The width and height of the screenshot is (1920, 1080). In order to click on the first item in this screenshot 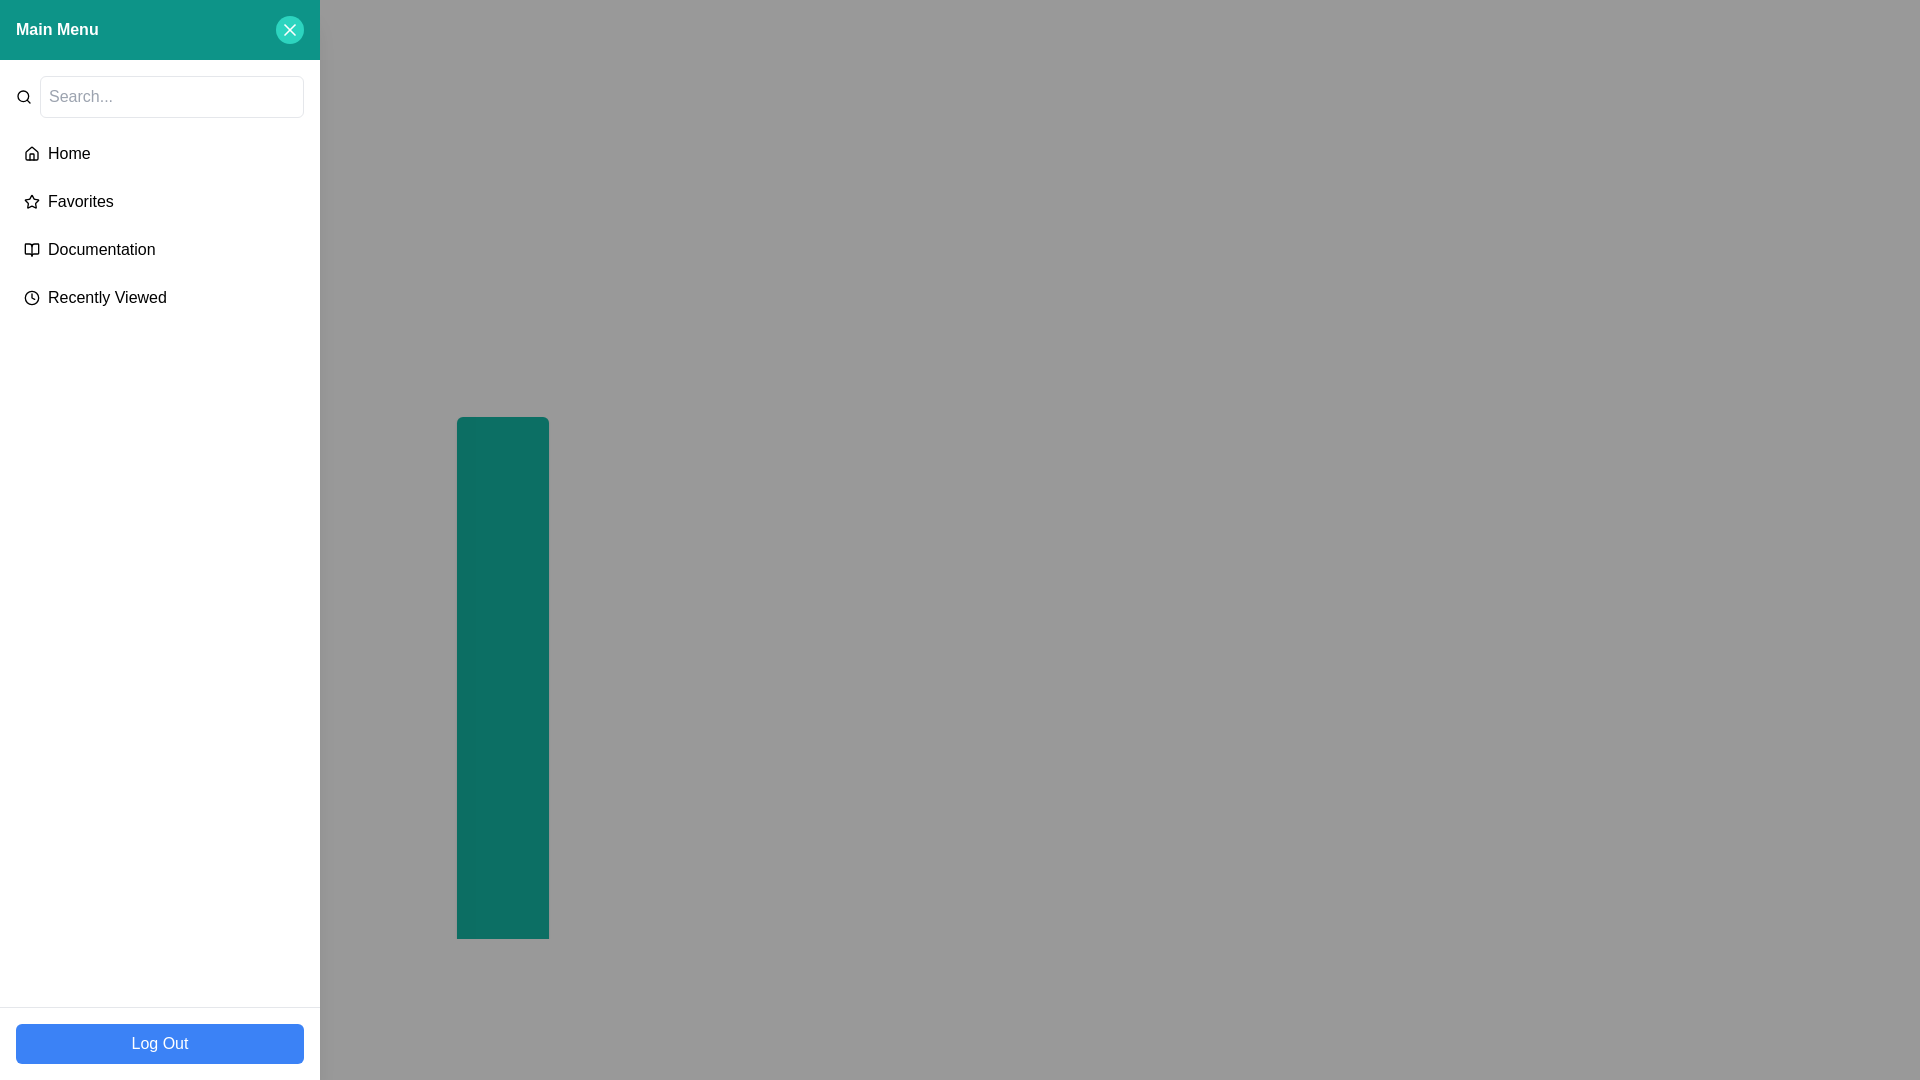, I will do `click(158, 153)`.